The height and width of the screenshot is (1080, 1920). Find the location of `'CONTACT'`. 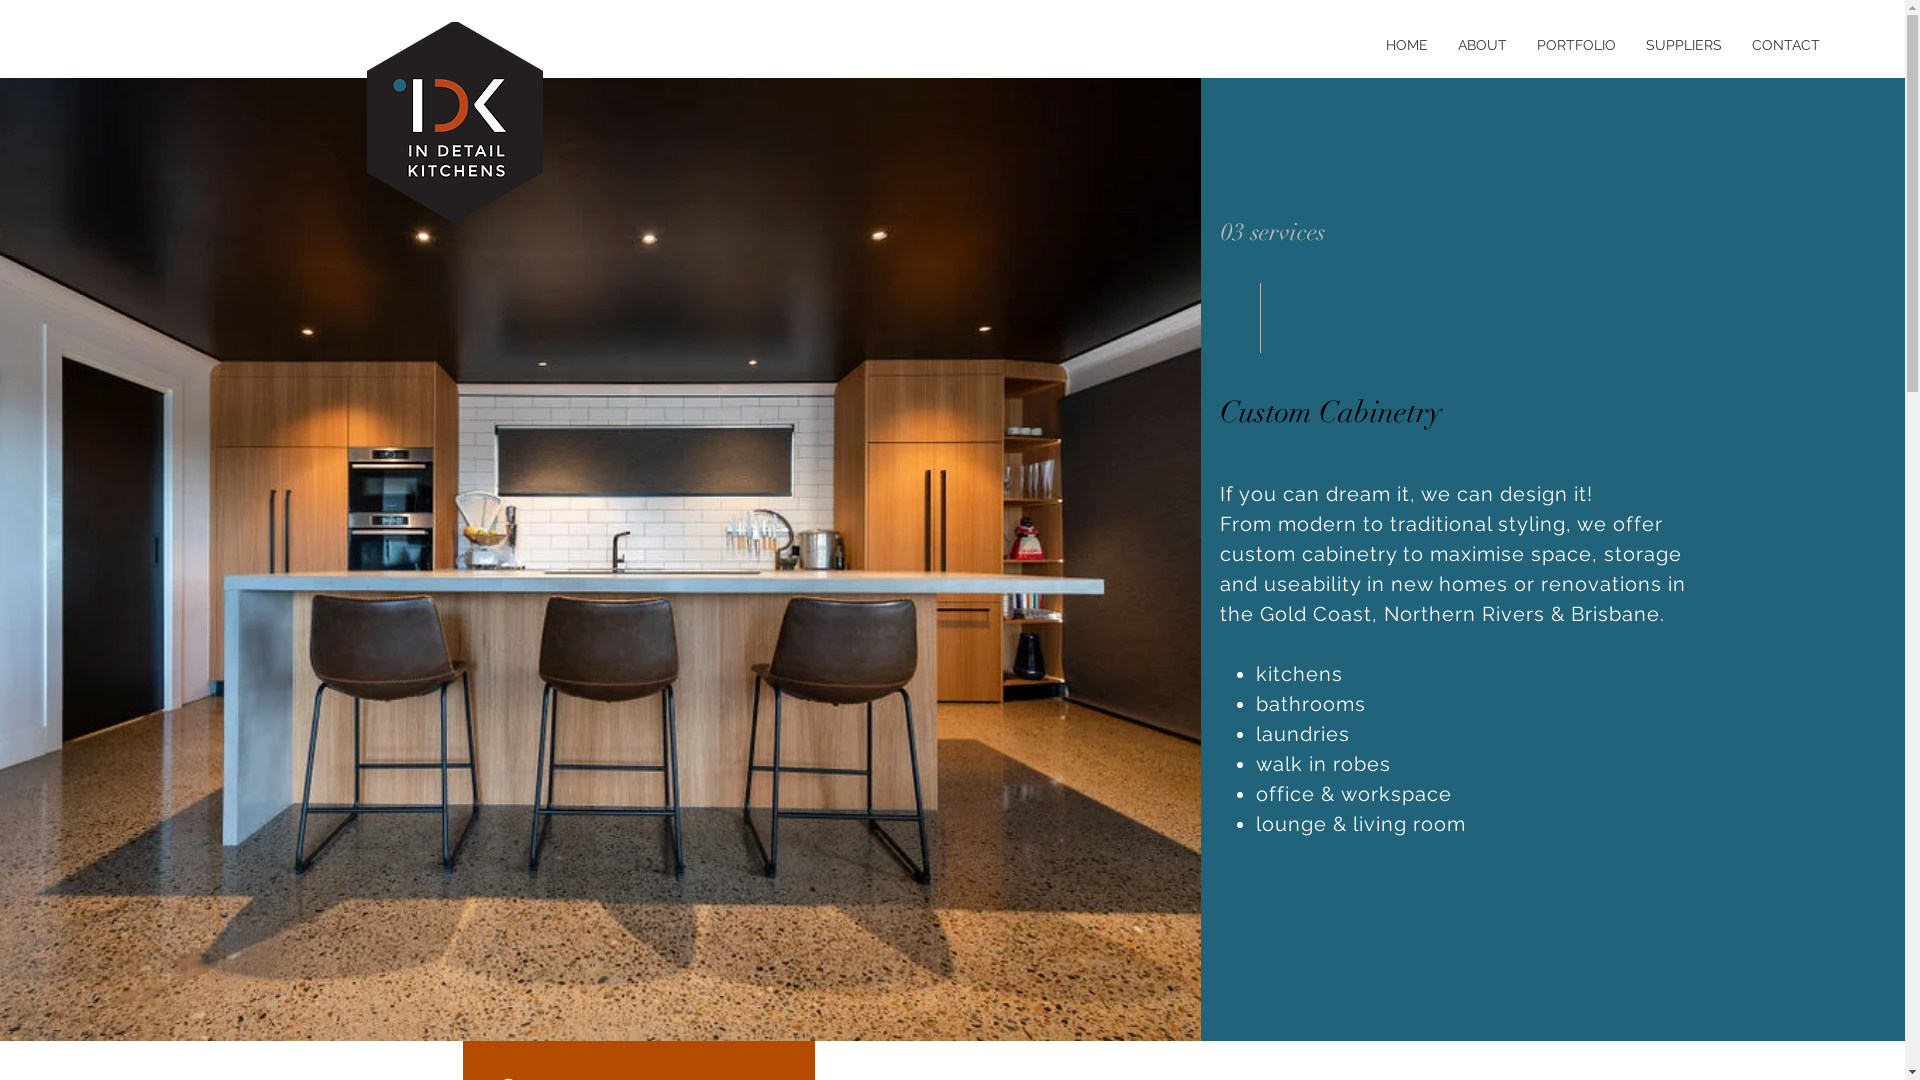

'CONTACT' is located at coordinates (1736, 45).